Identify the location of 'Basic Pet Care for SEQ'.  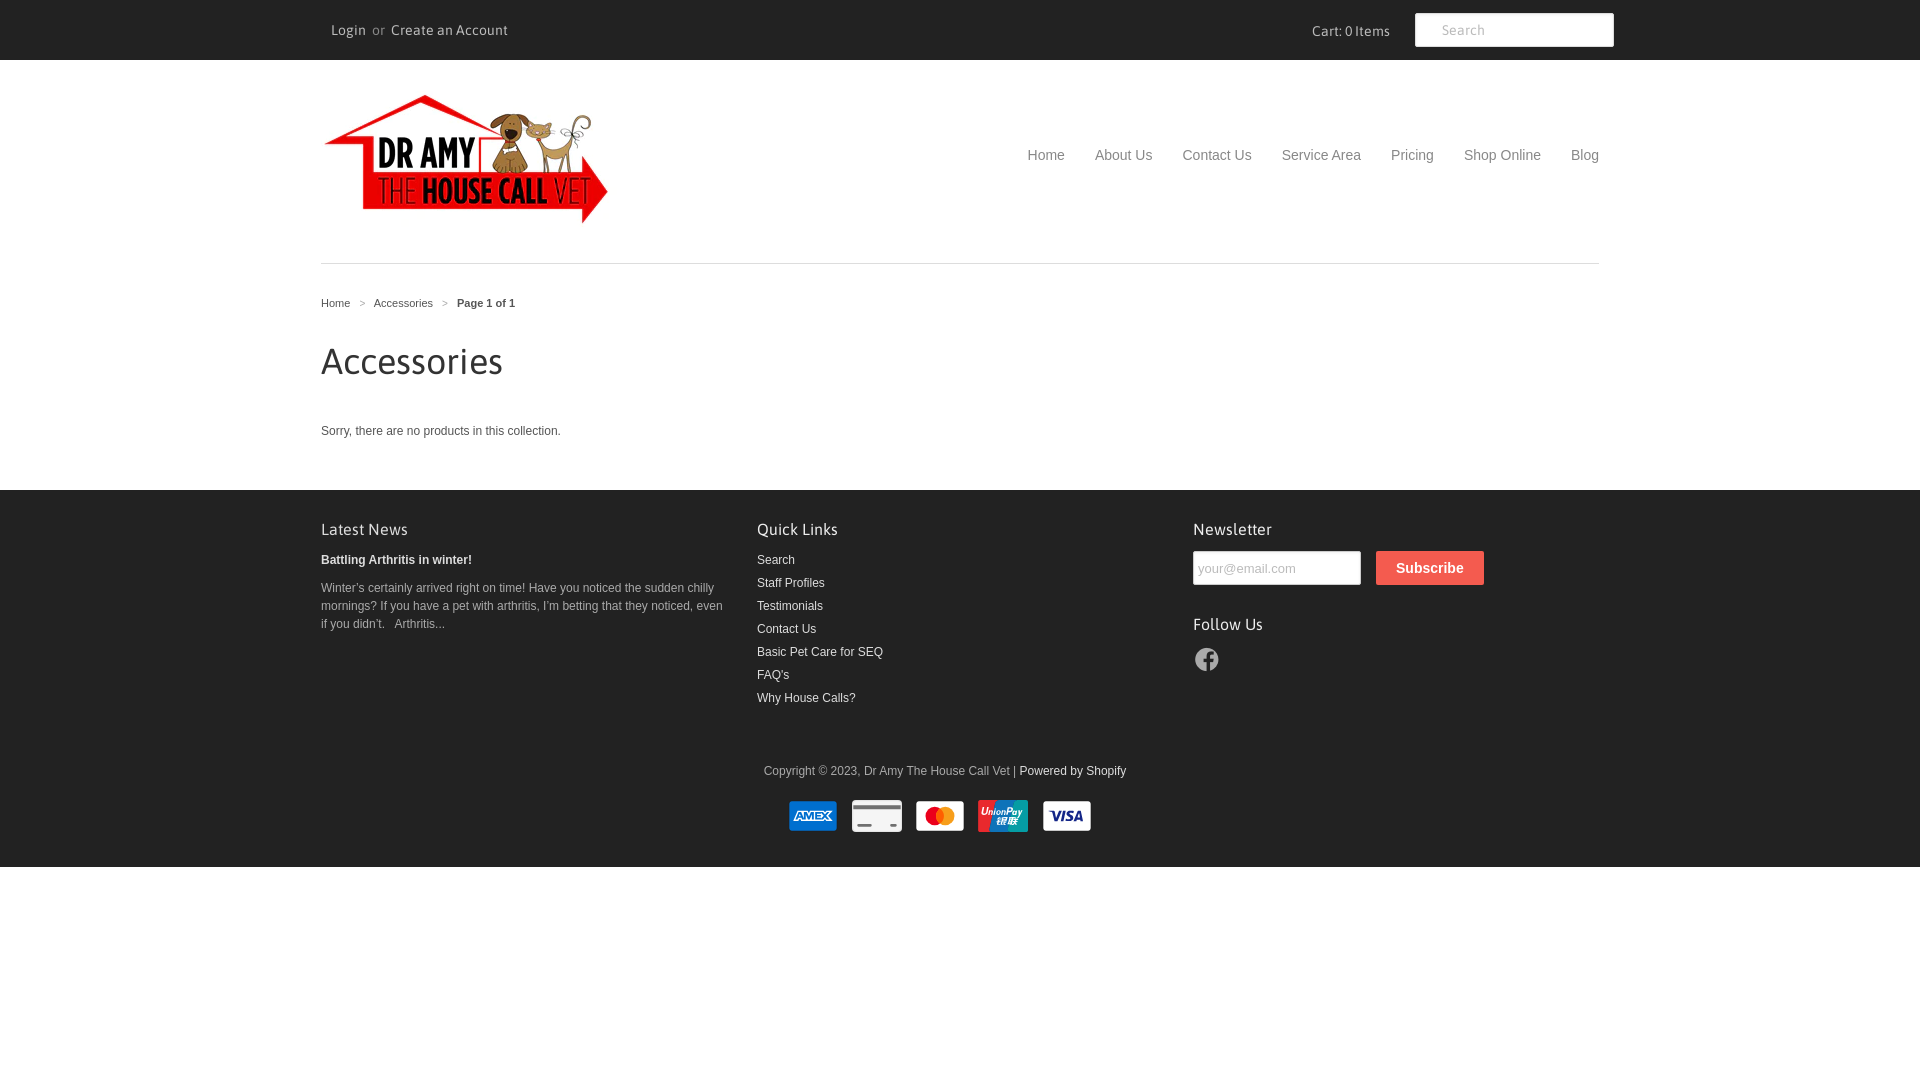
(820, 651).